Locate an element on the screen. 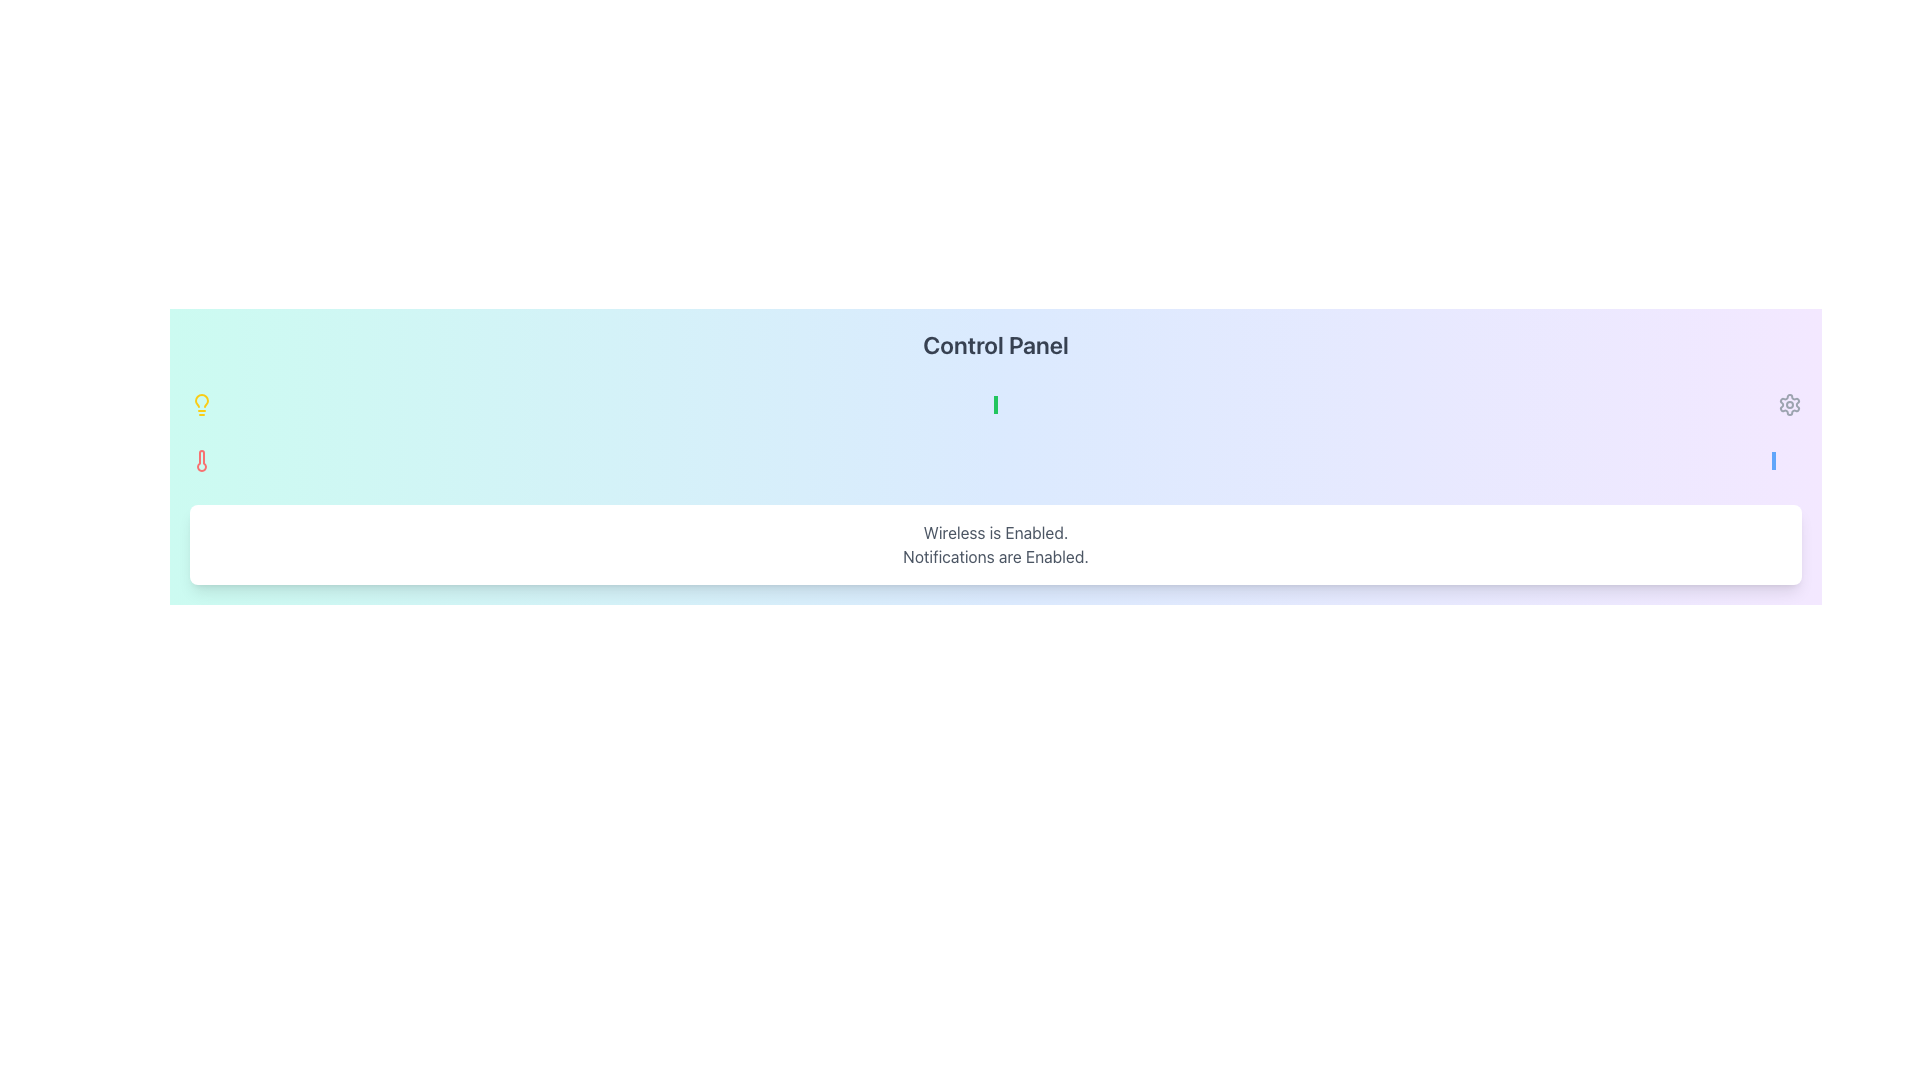 This screenshot has height=1080, width=1920. the Display Text Block that shows the status of 'Wireless' and 'Notifications' functionalities, indicating both are enabled is located at coordinates (996, 544).